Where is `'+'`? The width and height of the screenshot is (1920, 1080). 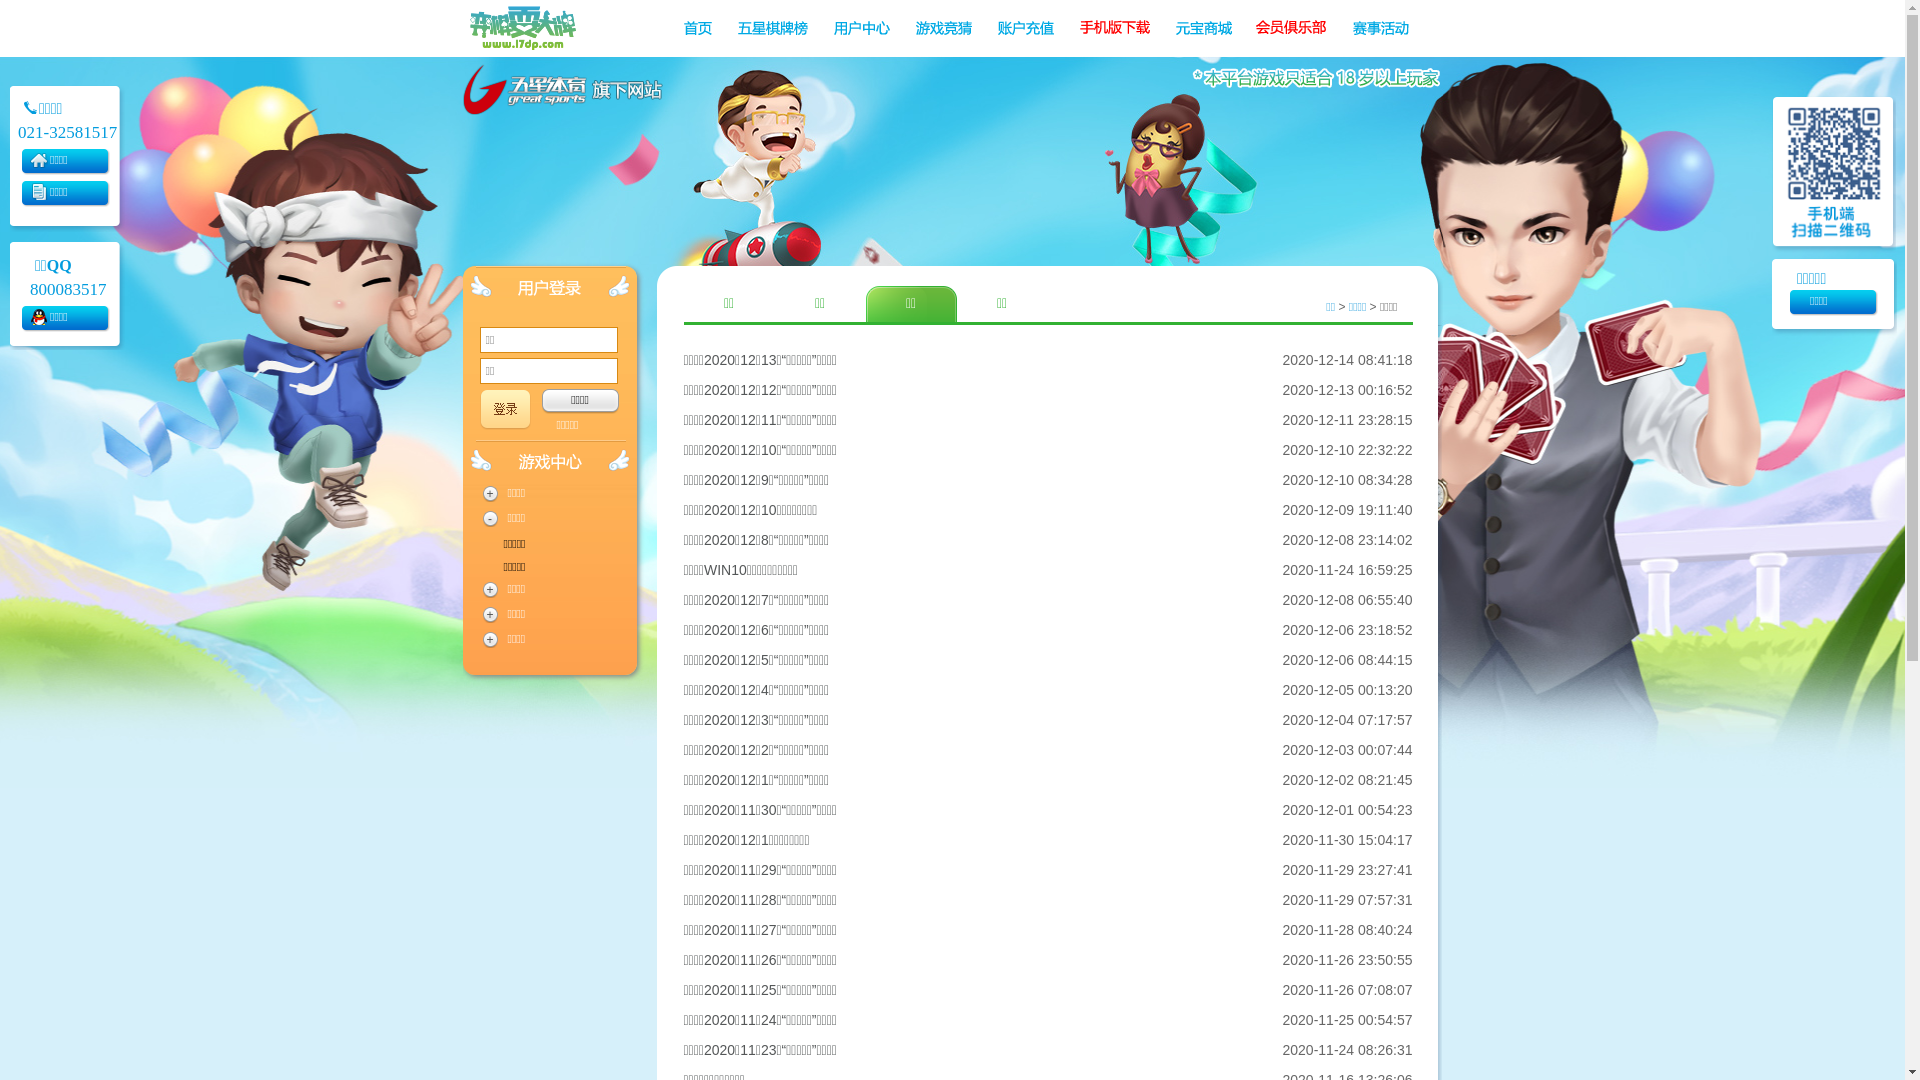
'+' is located at coordinates (489, 640).